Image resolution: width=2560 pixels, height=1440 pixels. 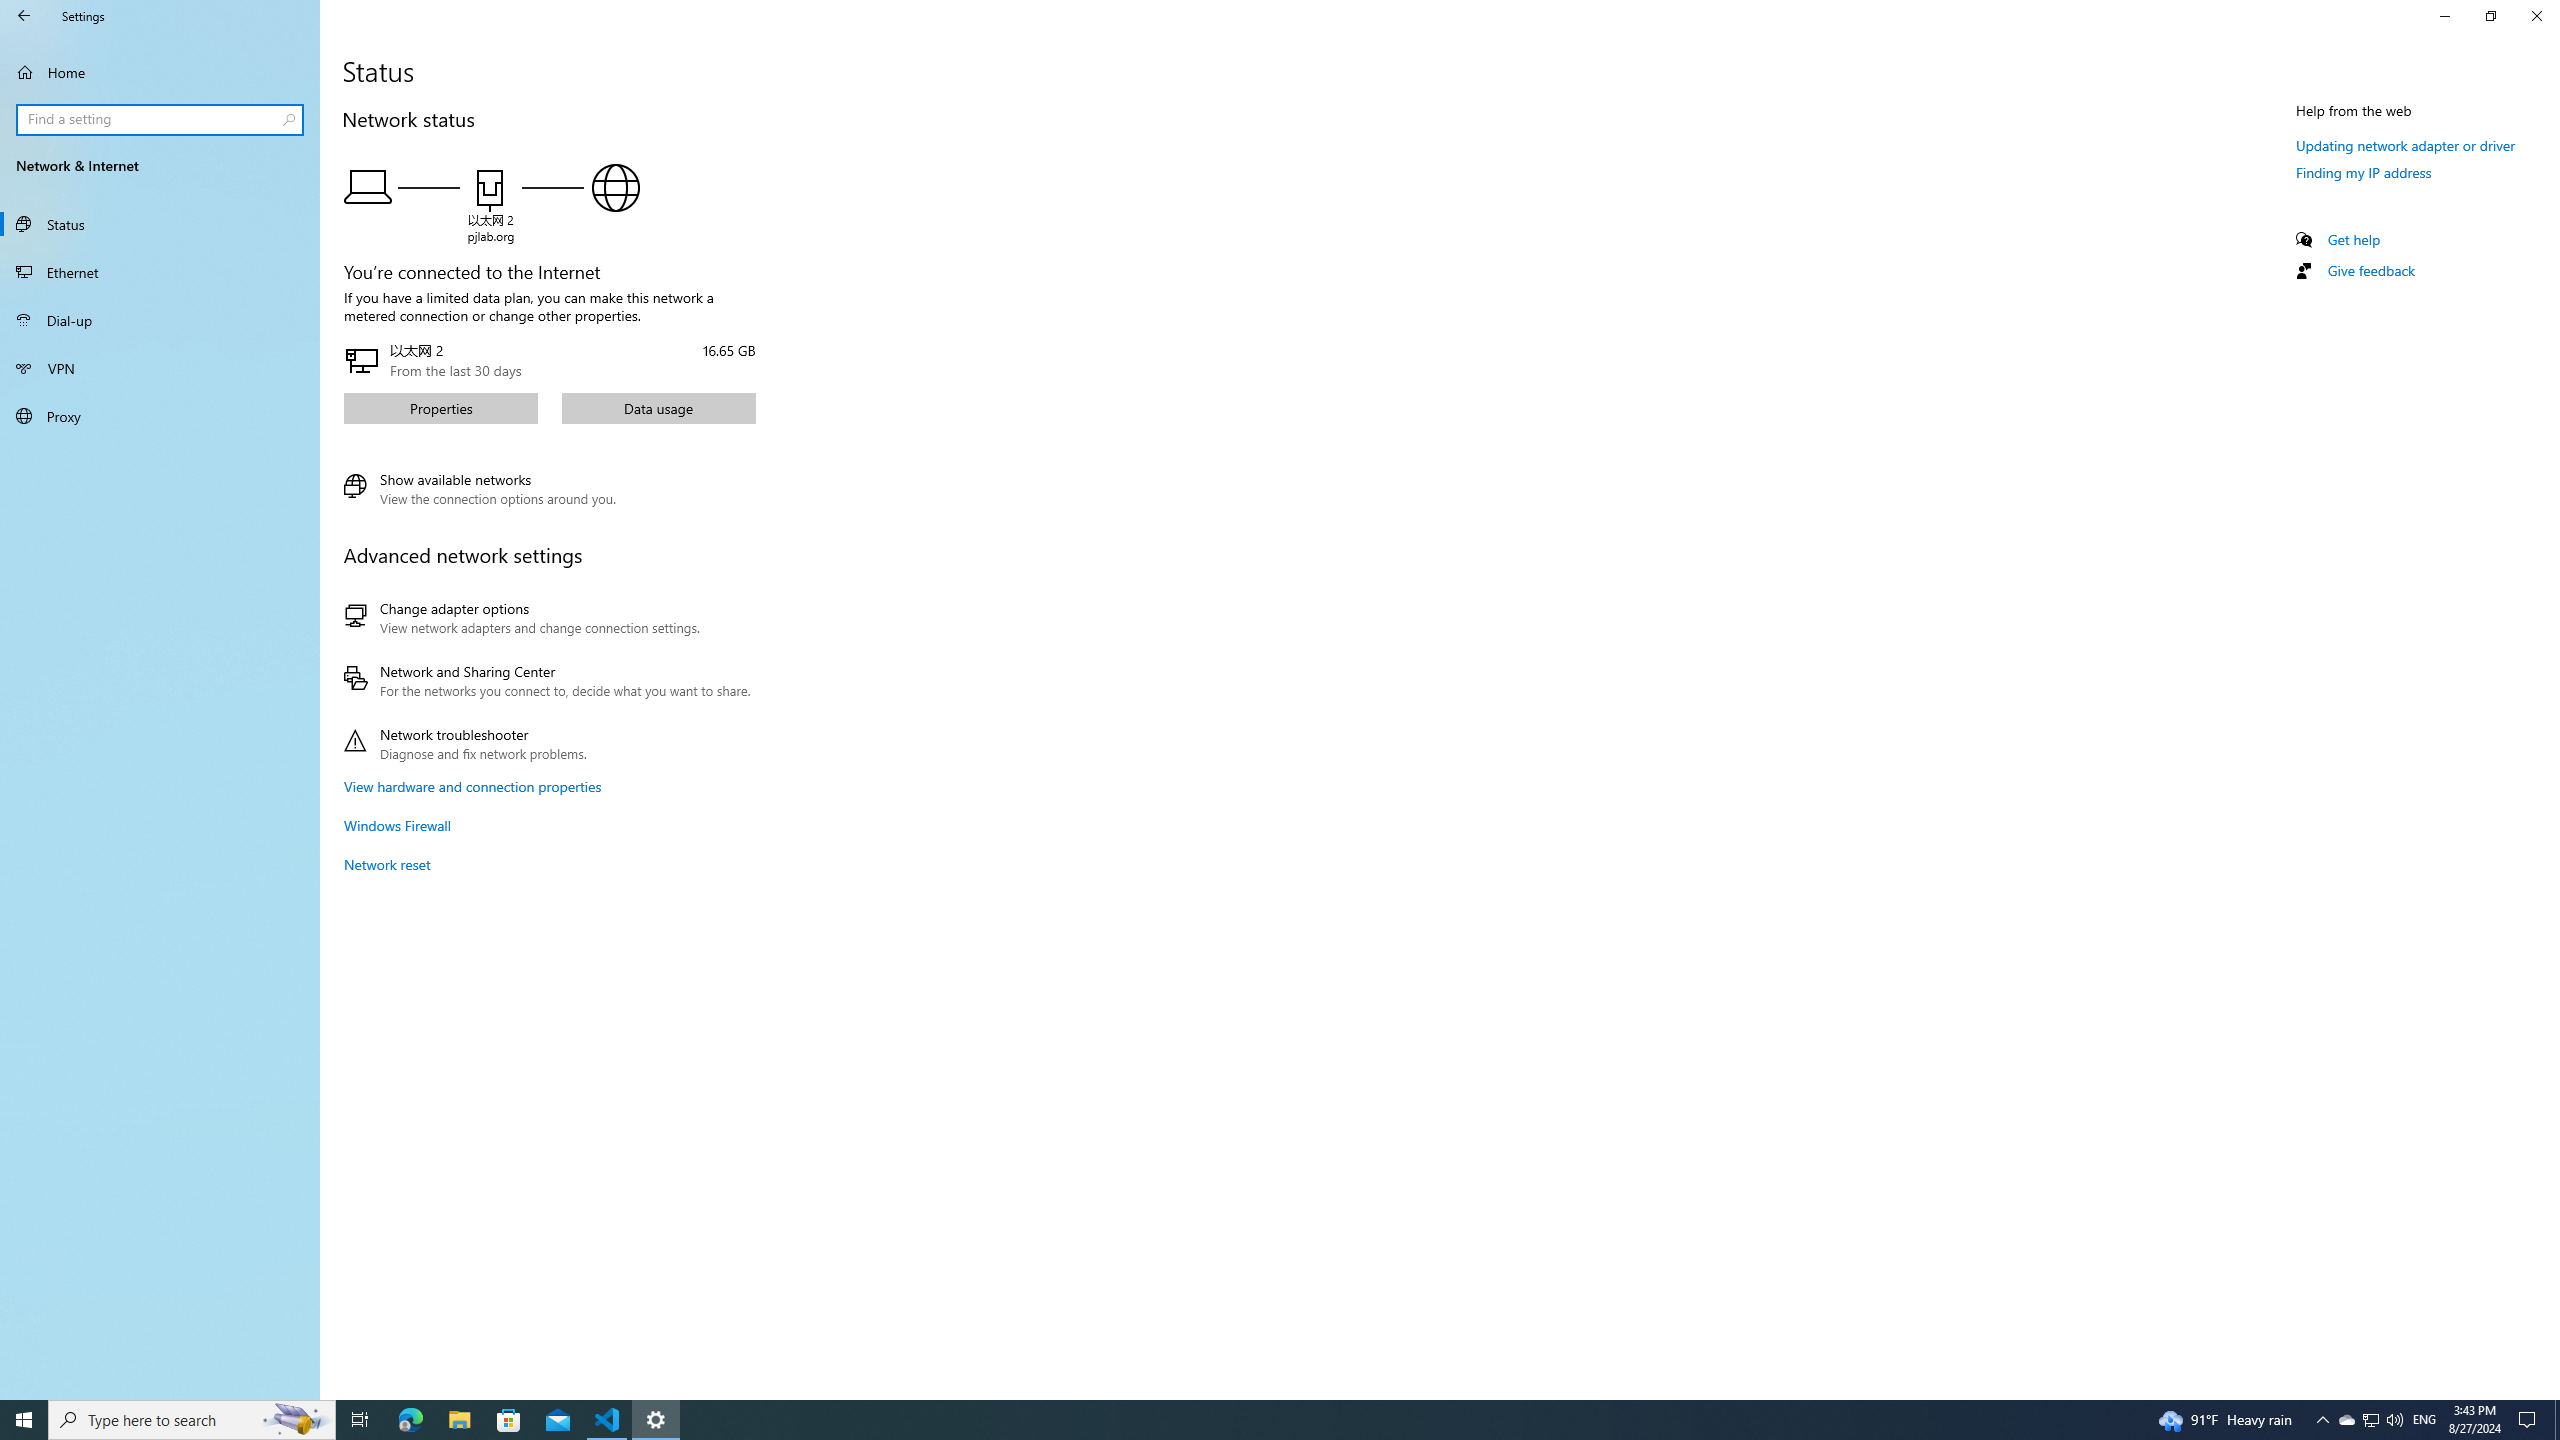 What do you see at coordinates (398, 824) in the screenshot?
I see `'Windows Firewall'` at bounding box center [398, 824].